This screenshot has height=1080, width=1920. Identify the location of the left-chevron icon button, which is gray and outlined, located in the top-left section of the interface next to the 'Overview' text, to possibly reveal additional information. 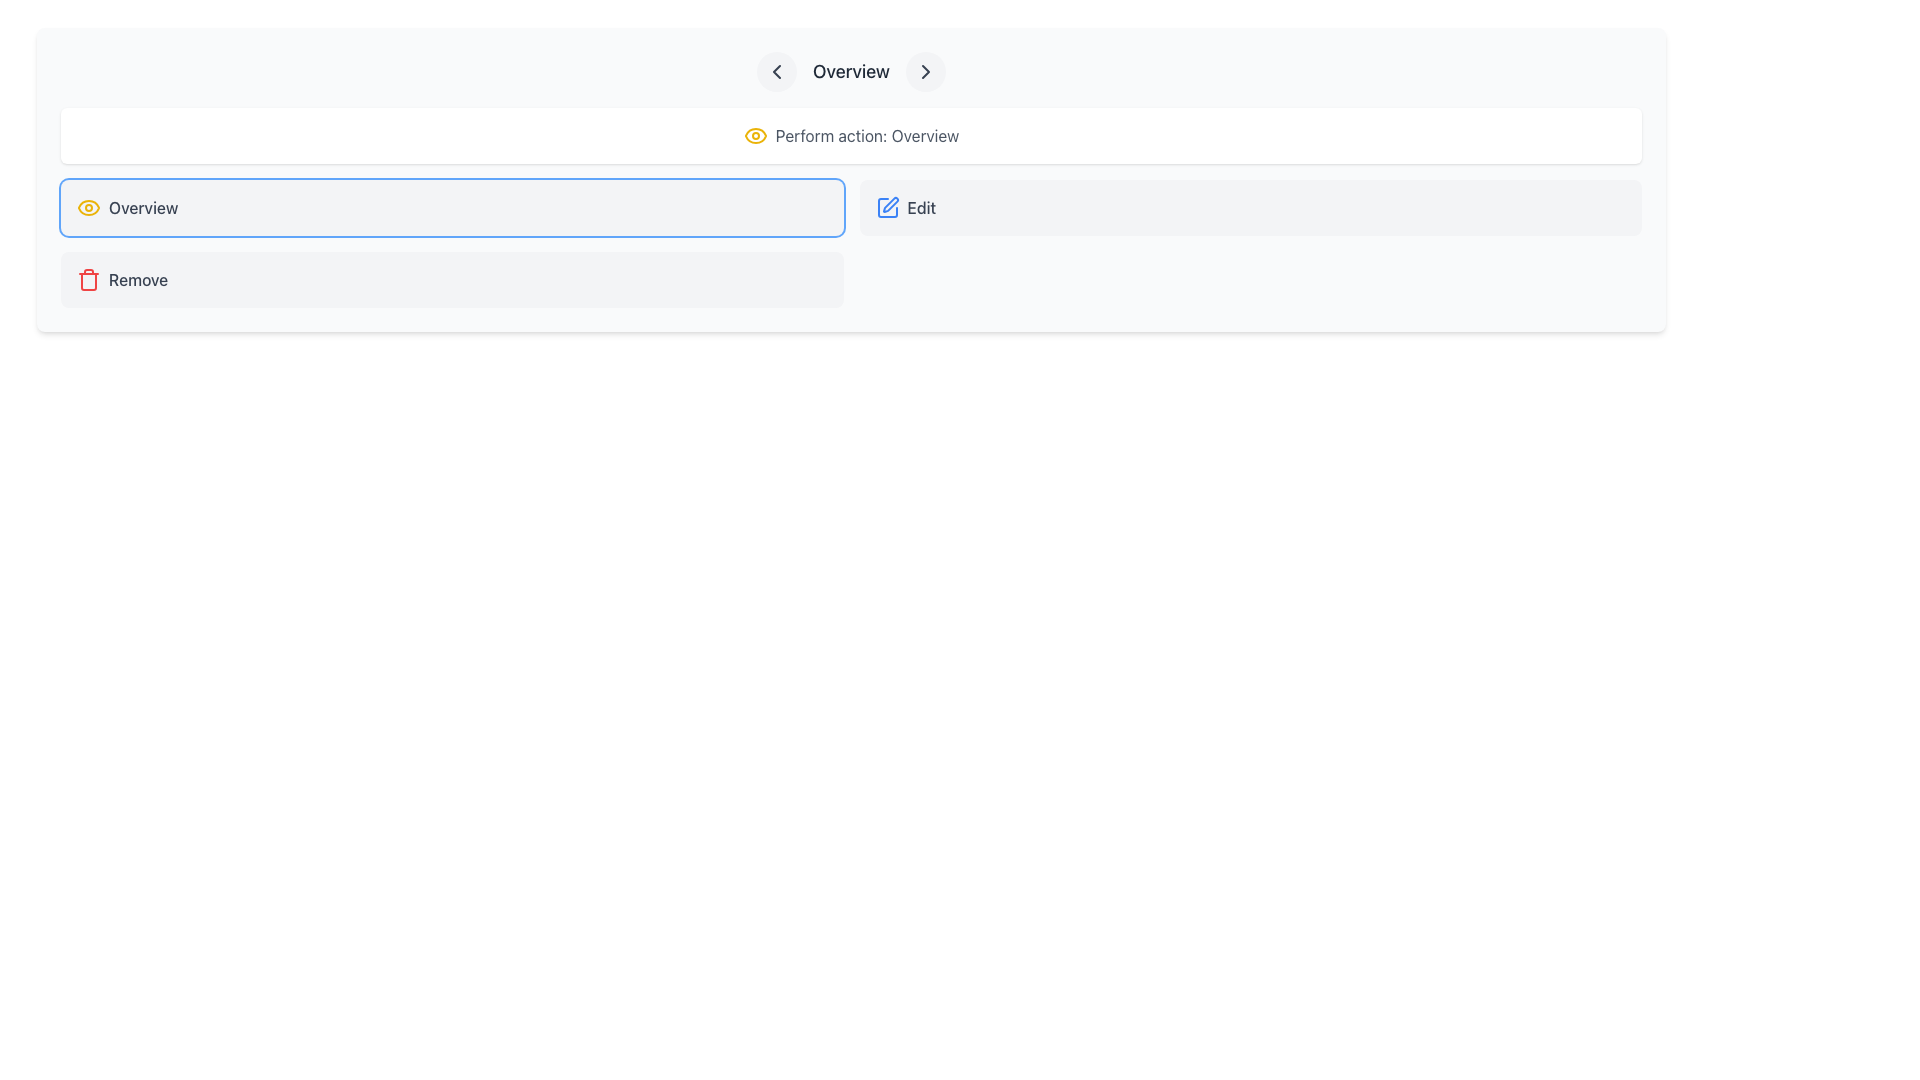
(776, 71).